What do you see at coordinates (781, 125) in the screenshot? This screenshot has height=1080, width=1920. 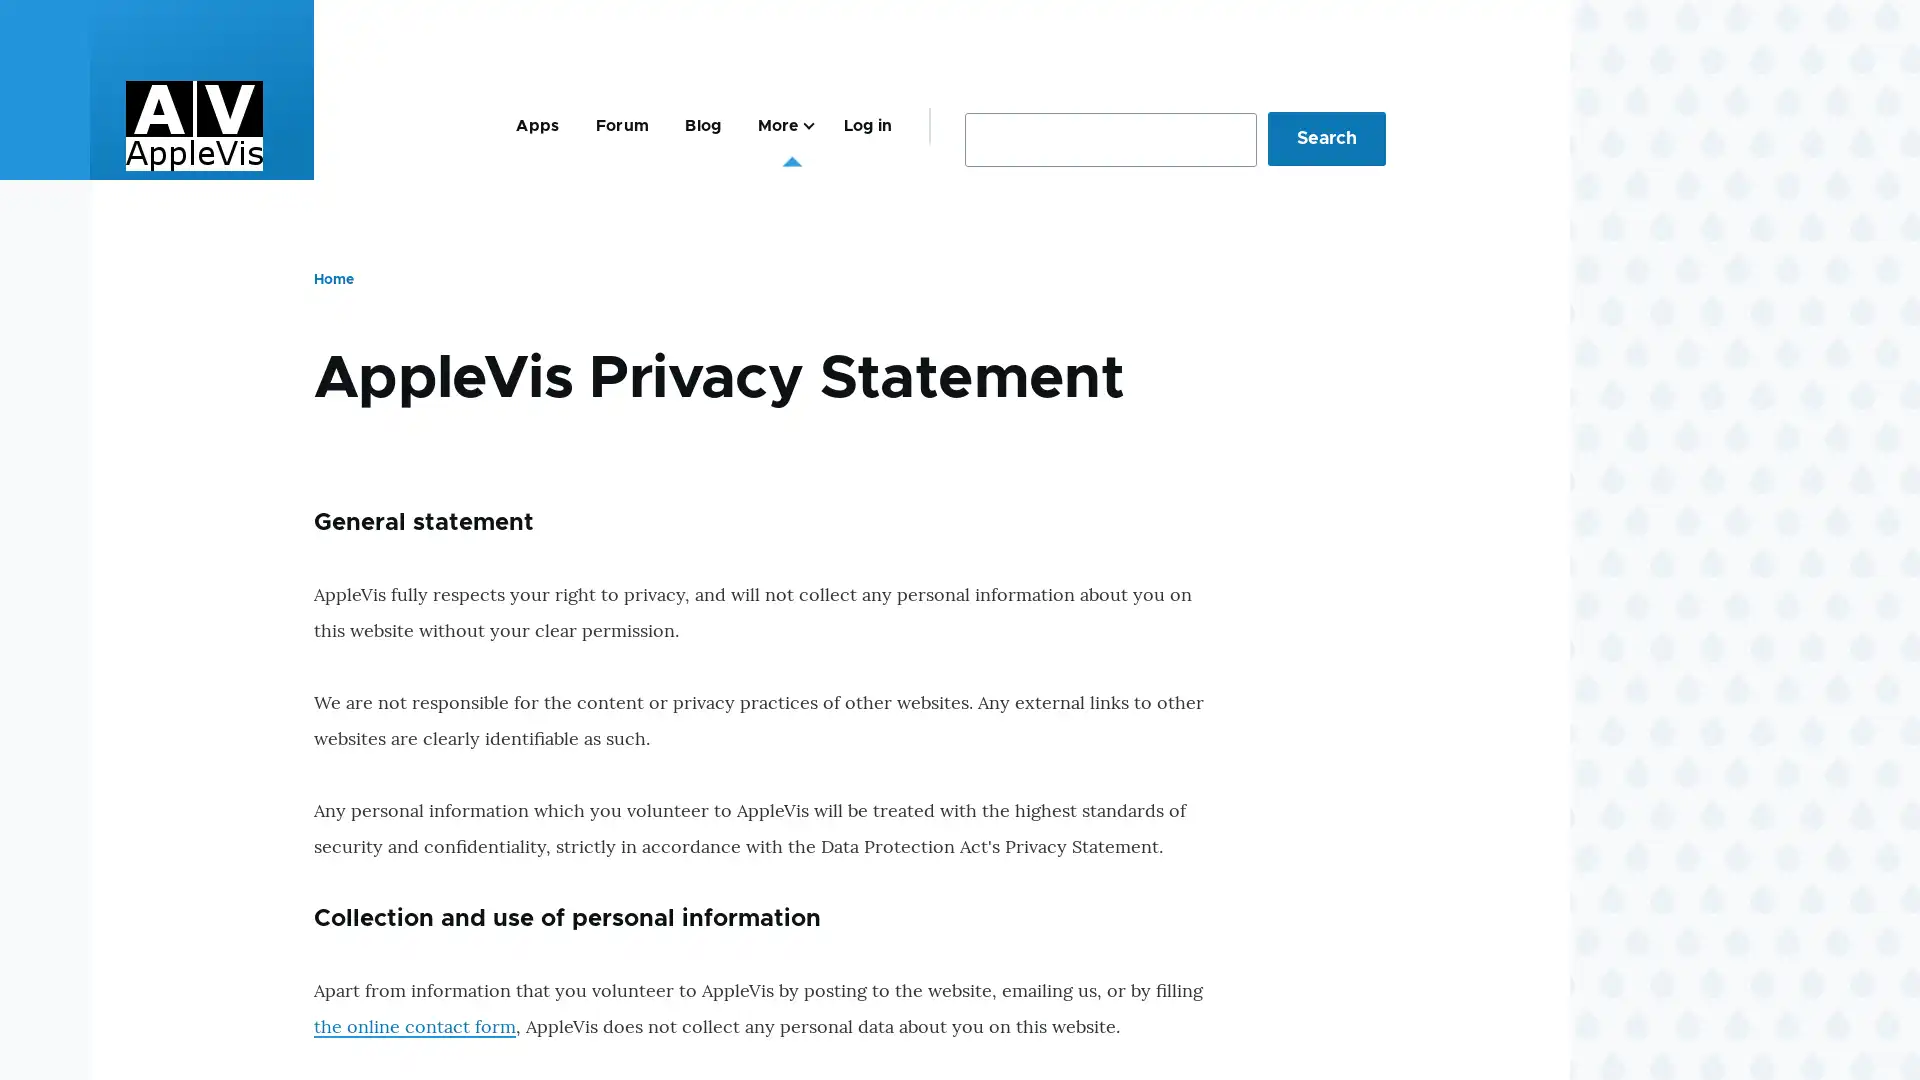 I see `More` at bounding box center [781, 125].